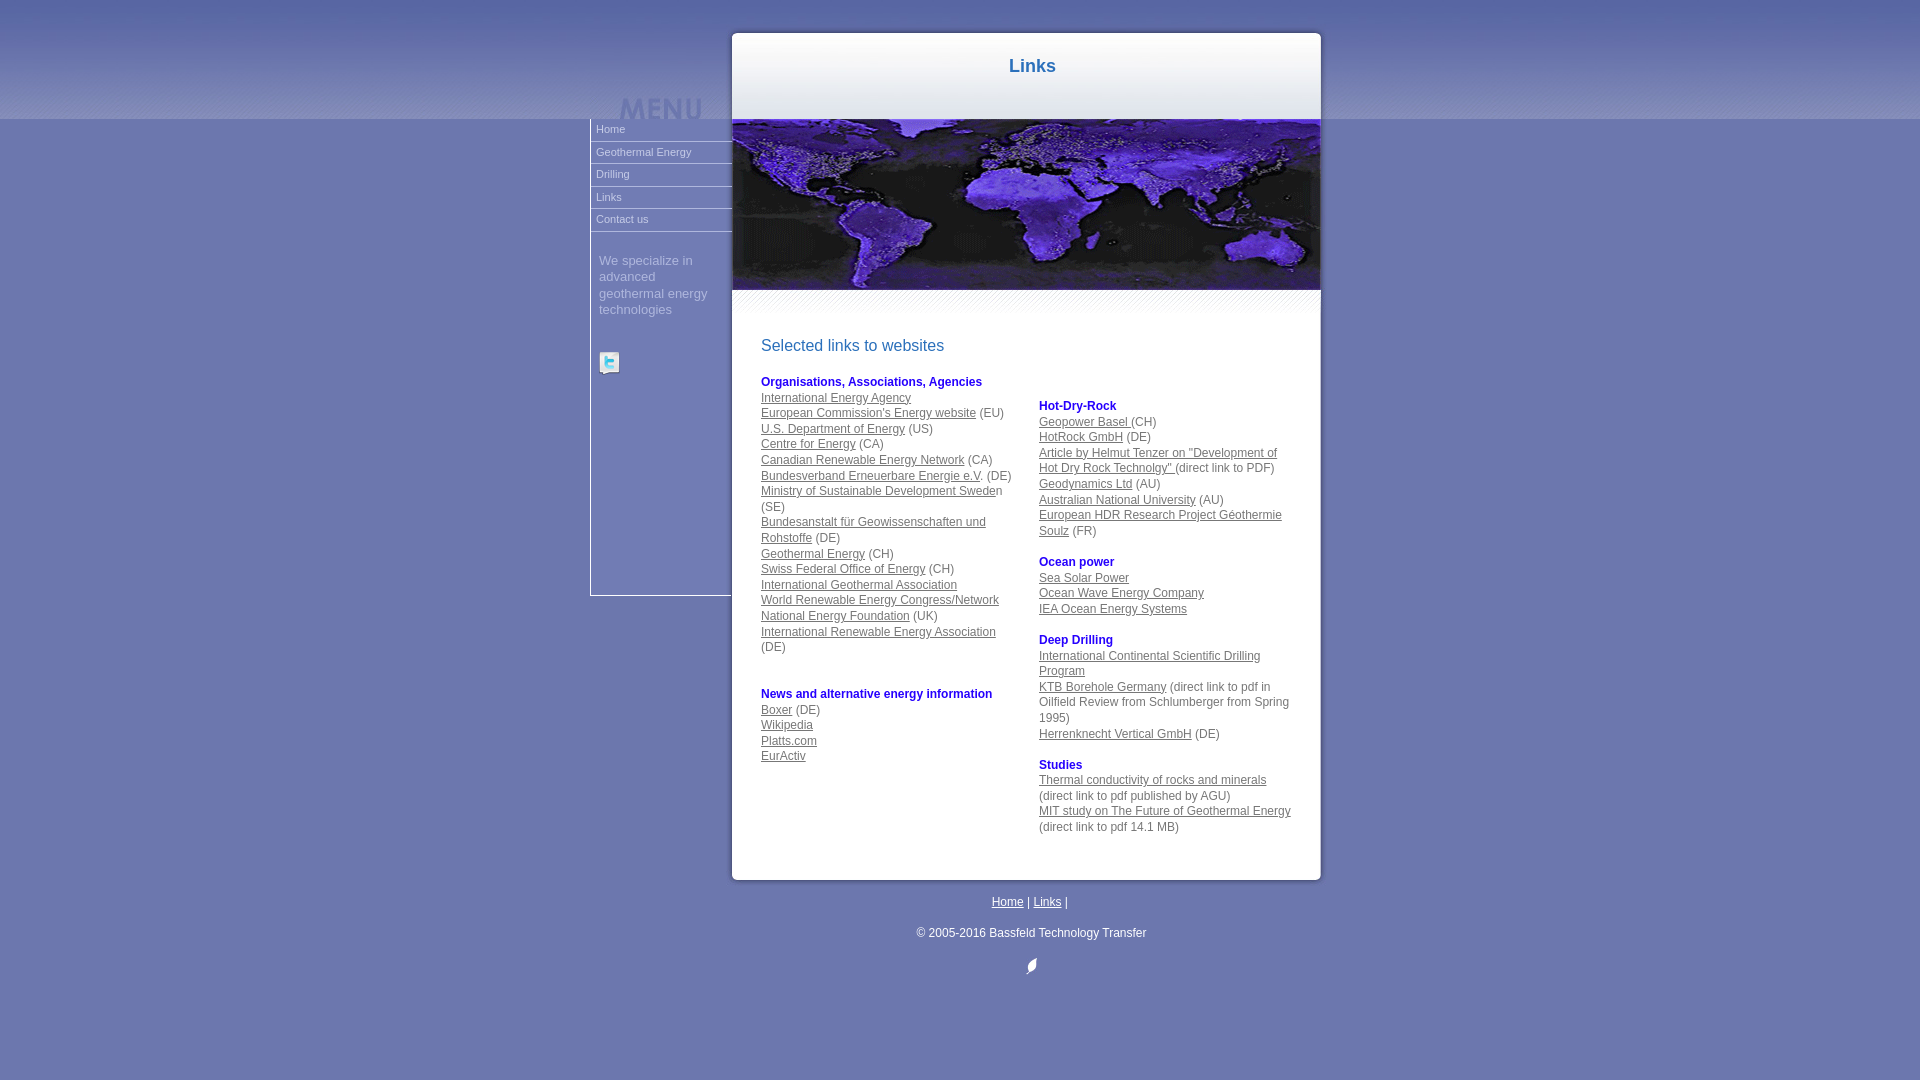 This screenshot has width=1920, height=1080. What do you see at coordinates (661, 174) in the screenshot?
I see `'Drilling'` at bounding box center [661, 174].